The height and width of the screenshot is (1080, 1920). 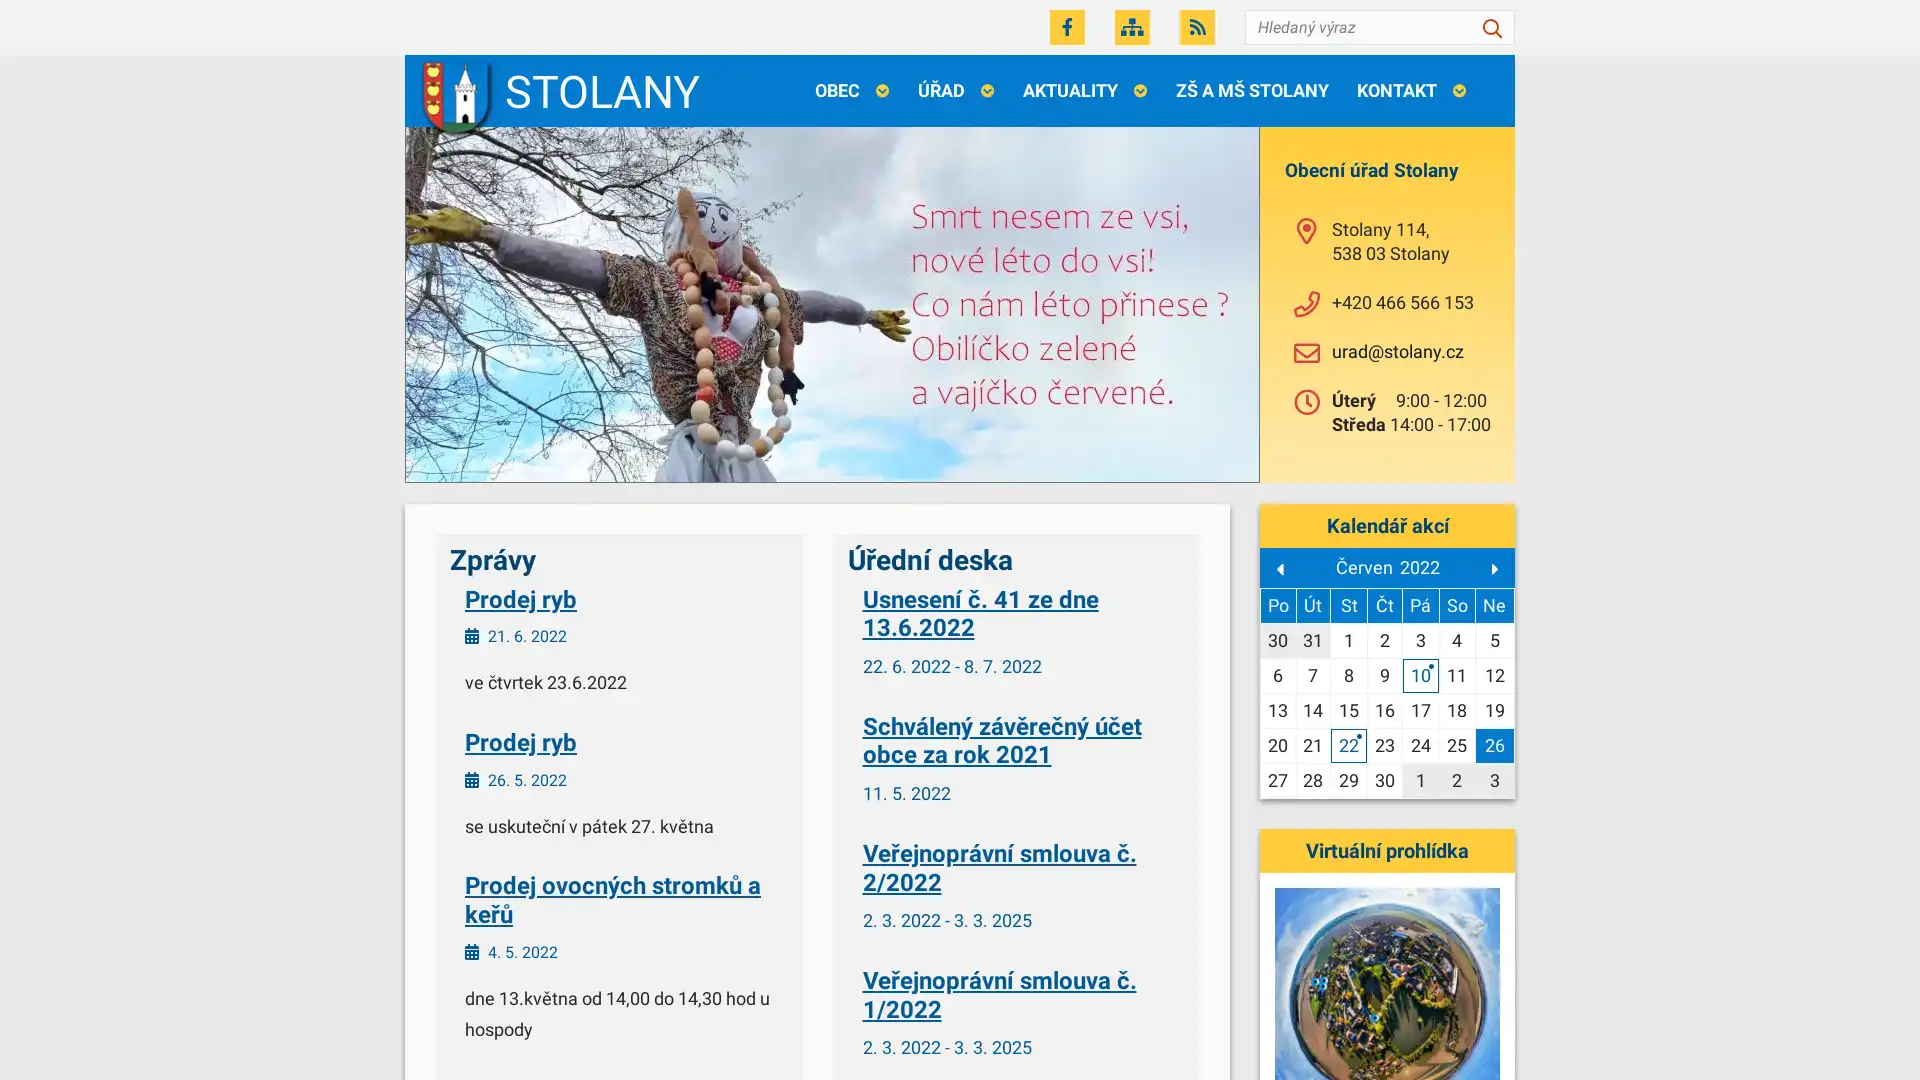 I want to click on Hledat, so click(x=1492, y=27).